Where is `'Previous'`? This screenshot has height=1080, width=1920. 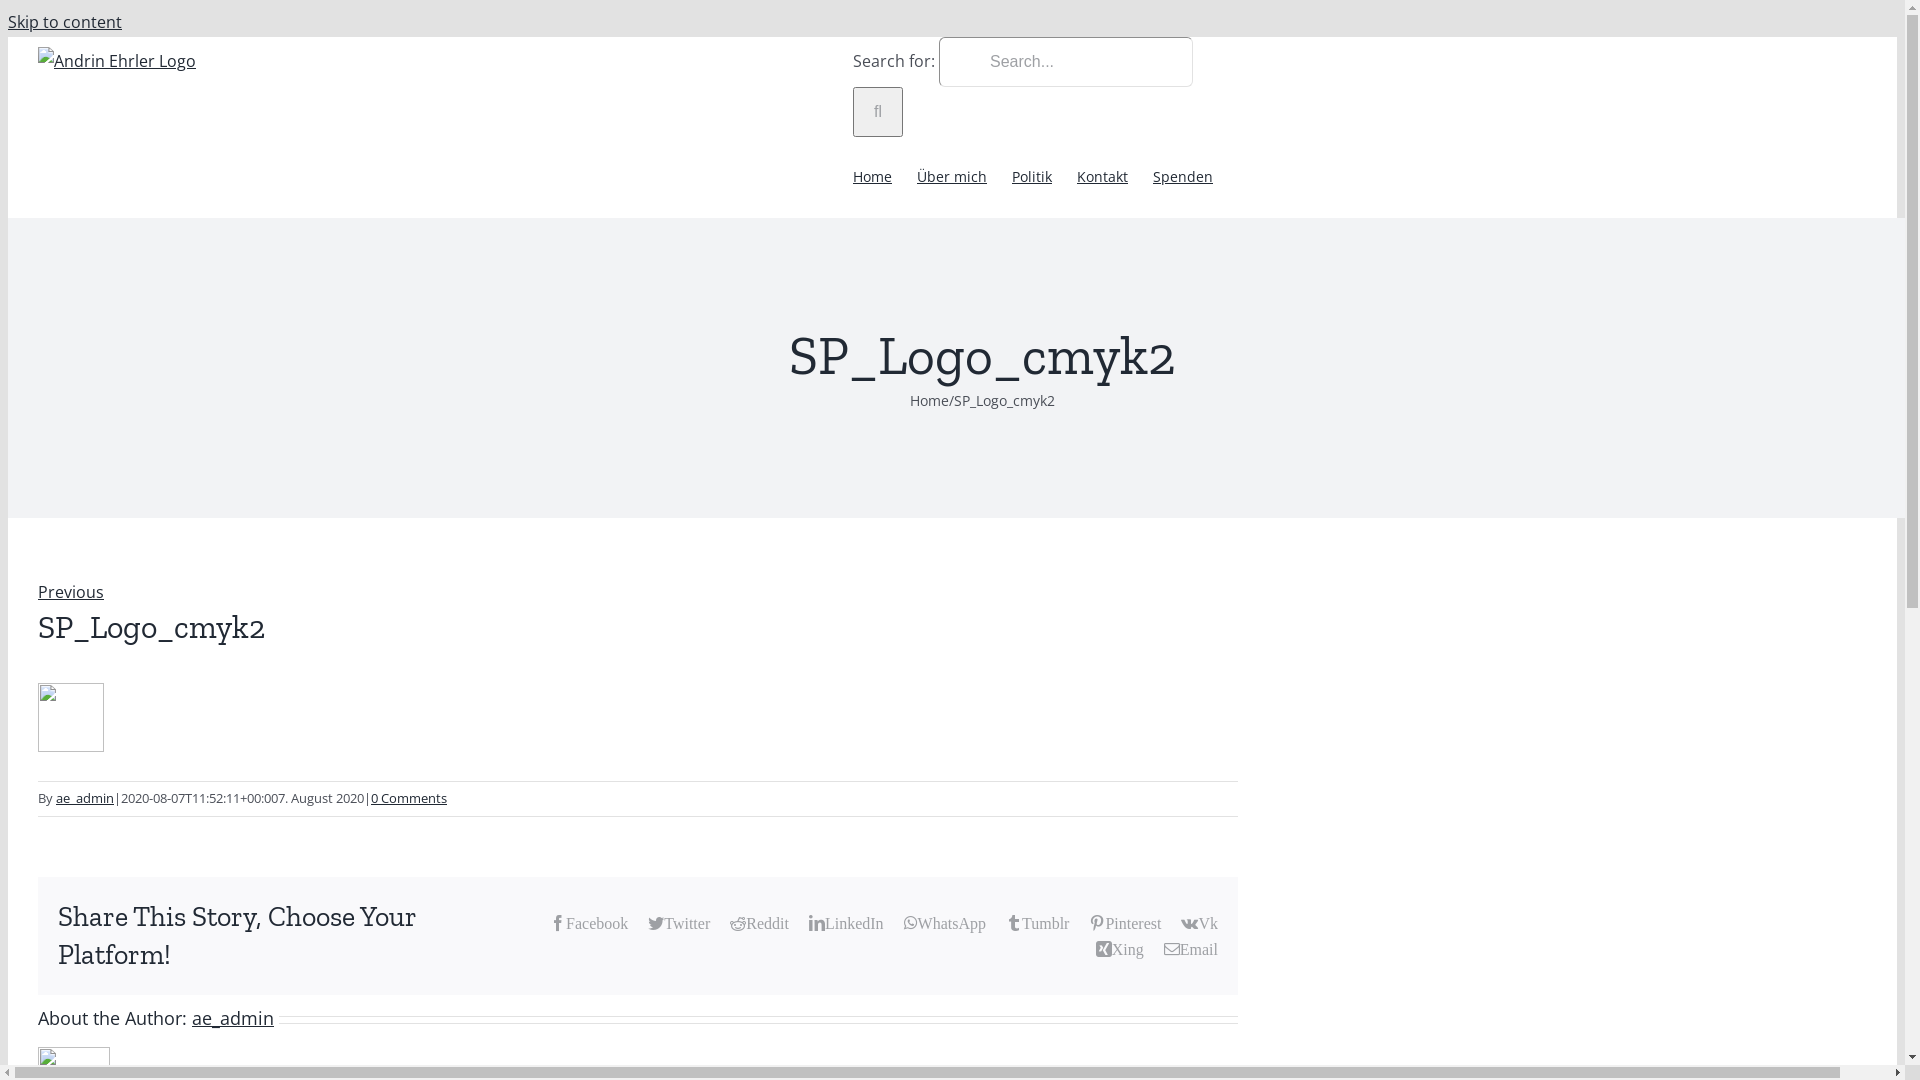
'Previous' is located at coordinates (71, 590).